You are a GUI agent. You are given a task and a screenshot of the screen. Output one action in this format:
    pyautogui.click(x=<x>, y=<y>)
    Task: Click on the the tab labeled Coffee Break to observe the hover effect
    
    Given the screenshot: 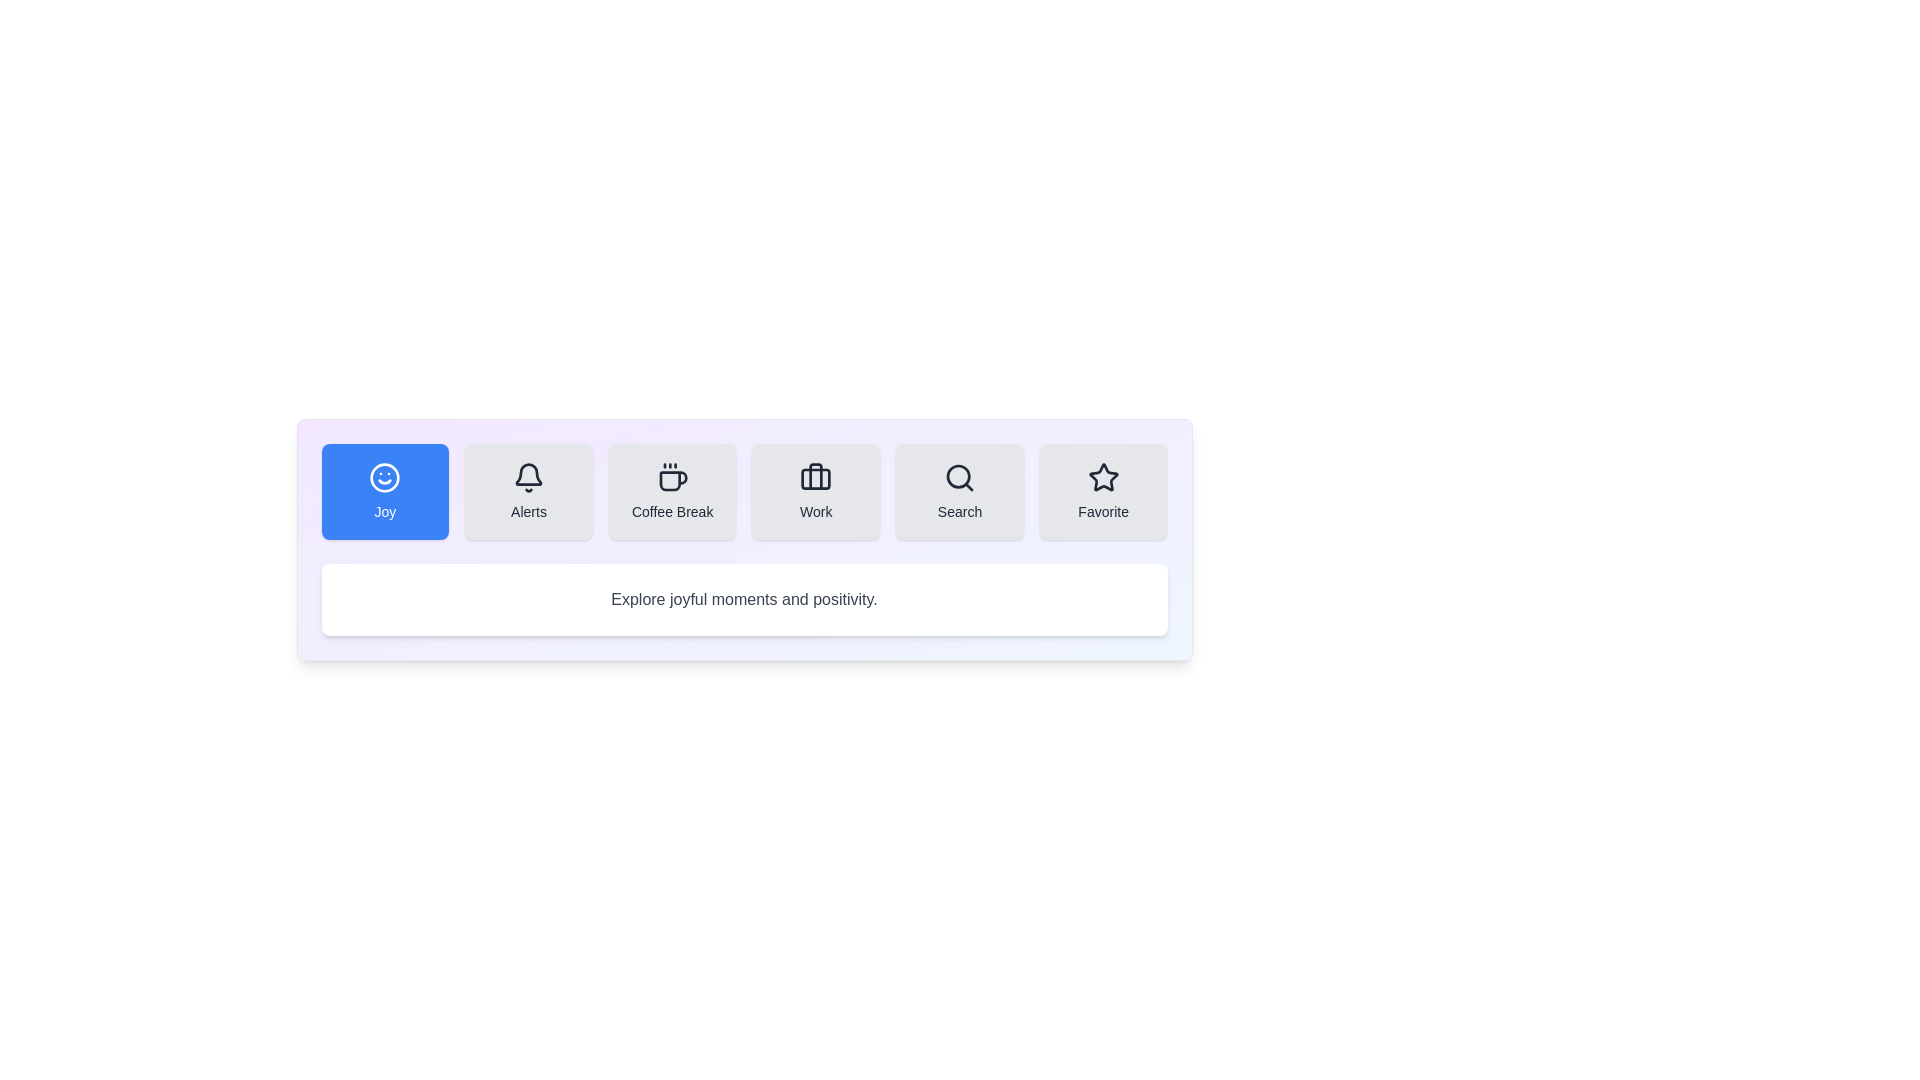 What is the action you would take?
    pyautogui.click(x=672, y=492)
    